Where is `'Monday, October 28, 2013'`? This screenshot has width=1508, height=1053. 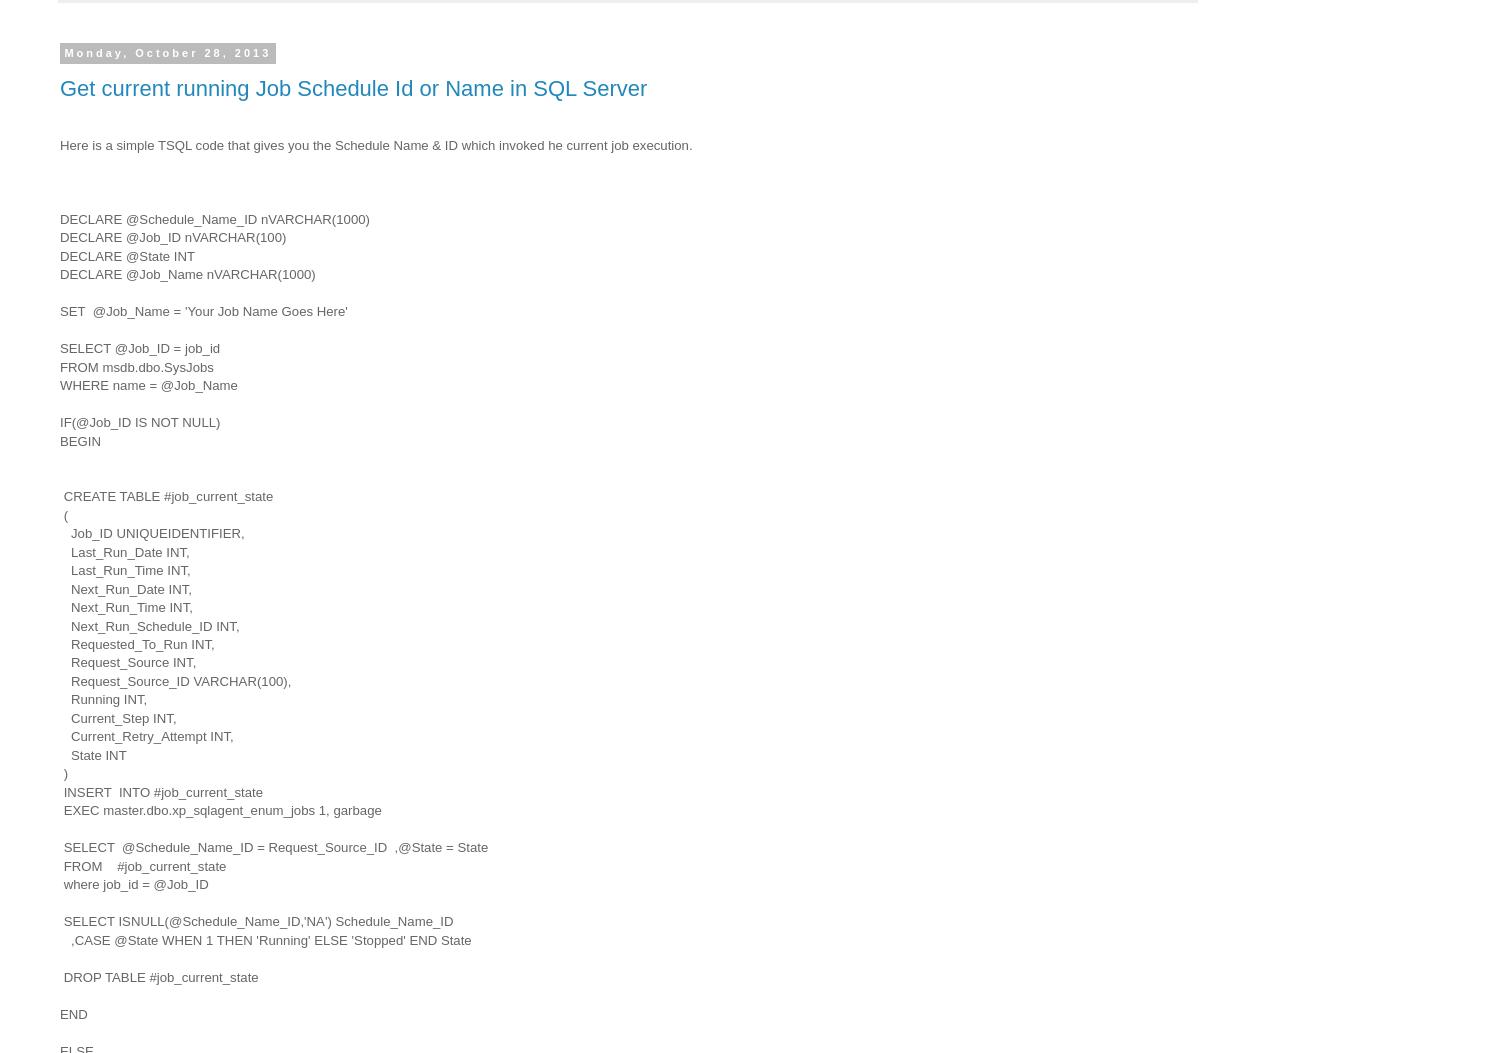
'Monday, October 28, 2013' is located at coordinates (167, 51).